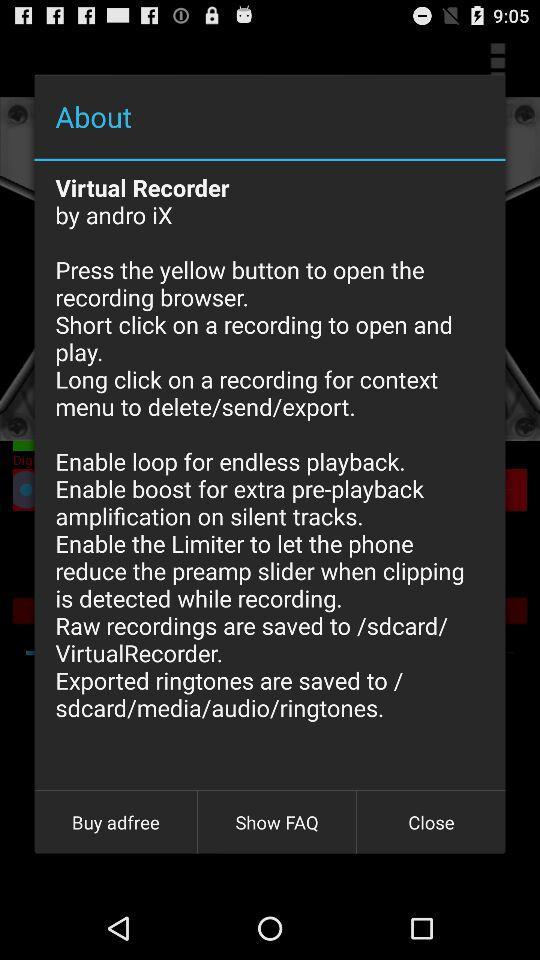 The image size is (540, 960). Describe the element at coordinates (115, 822) in the screenshot. I see `the buy adfree` at that location.